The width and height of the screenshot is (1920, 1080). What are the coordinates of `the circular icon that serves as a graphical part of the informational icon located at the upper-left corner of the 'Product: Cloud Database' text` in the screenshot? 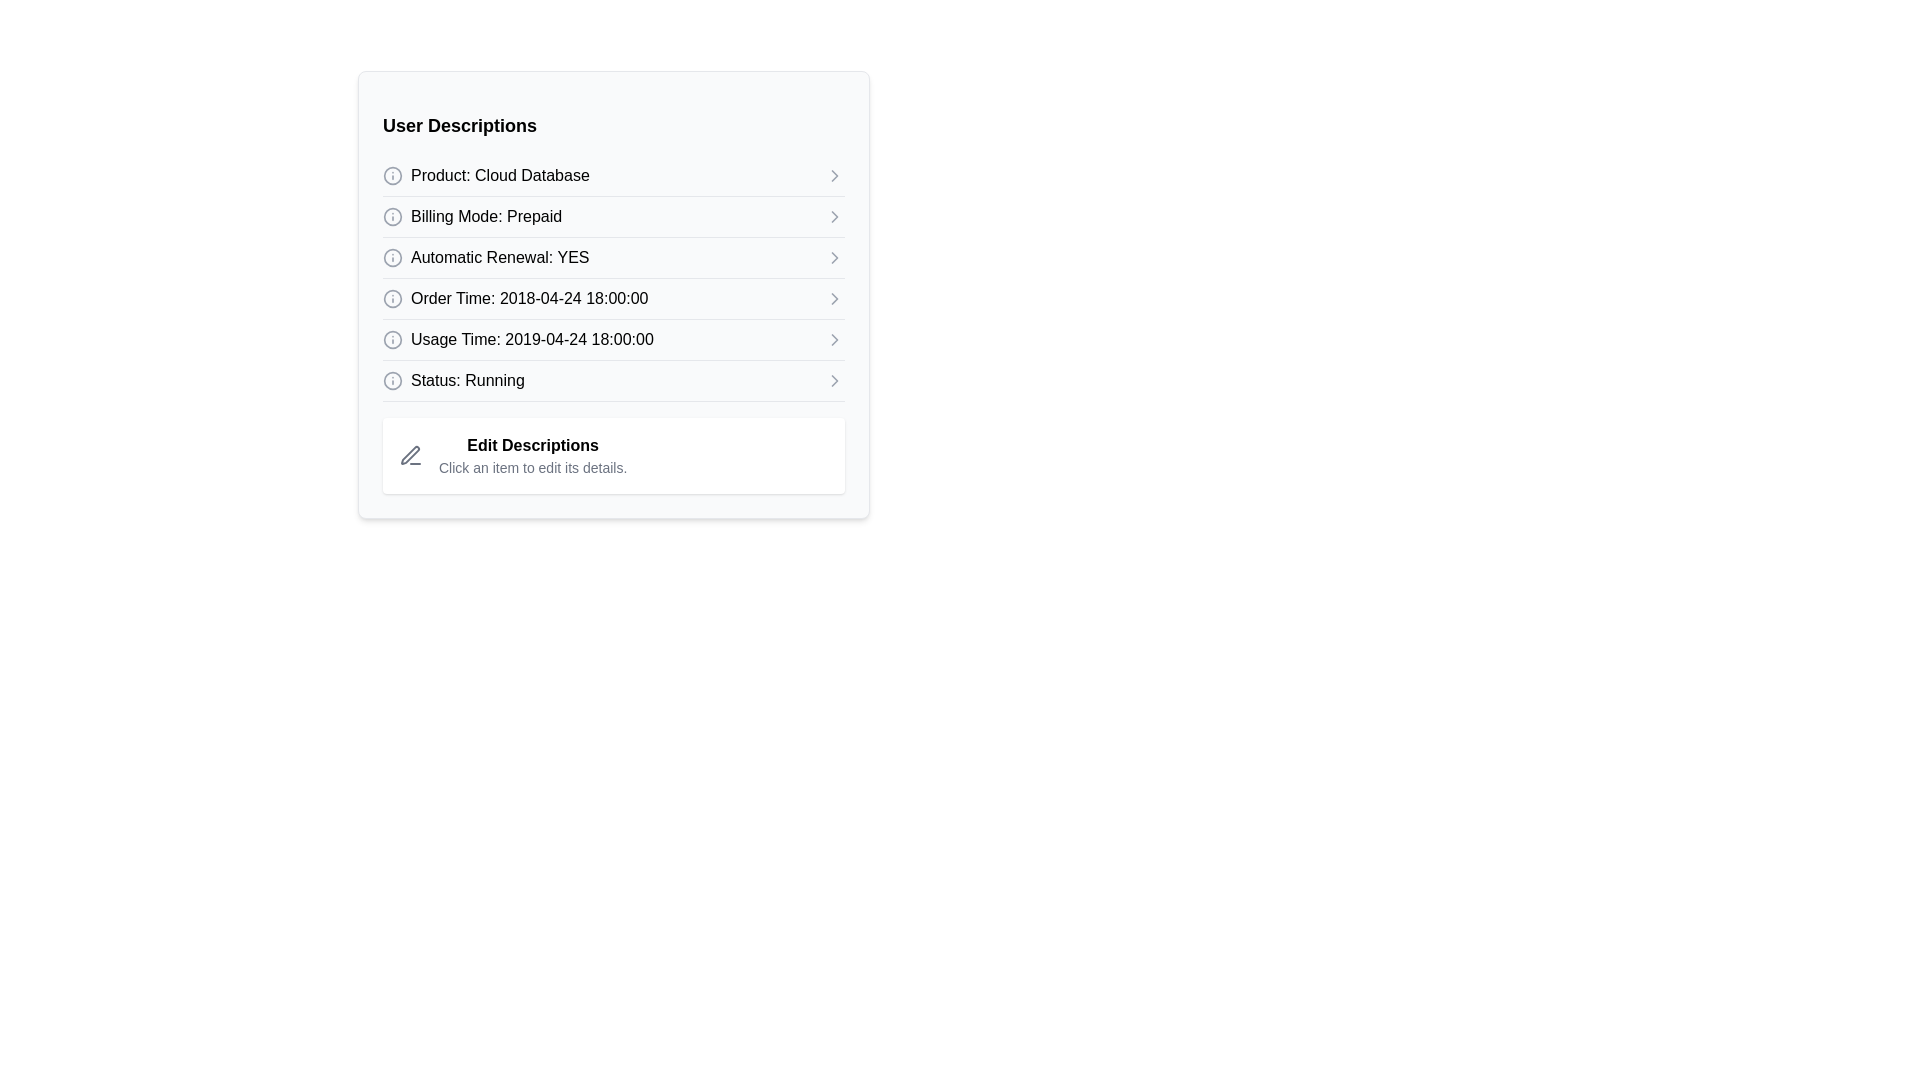 It's located at (393, 175).